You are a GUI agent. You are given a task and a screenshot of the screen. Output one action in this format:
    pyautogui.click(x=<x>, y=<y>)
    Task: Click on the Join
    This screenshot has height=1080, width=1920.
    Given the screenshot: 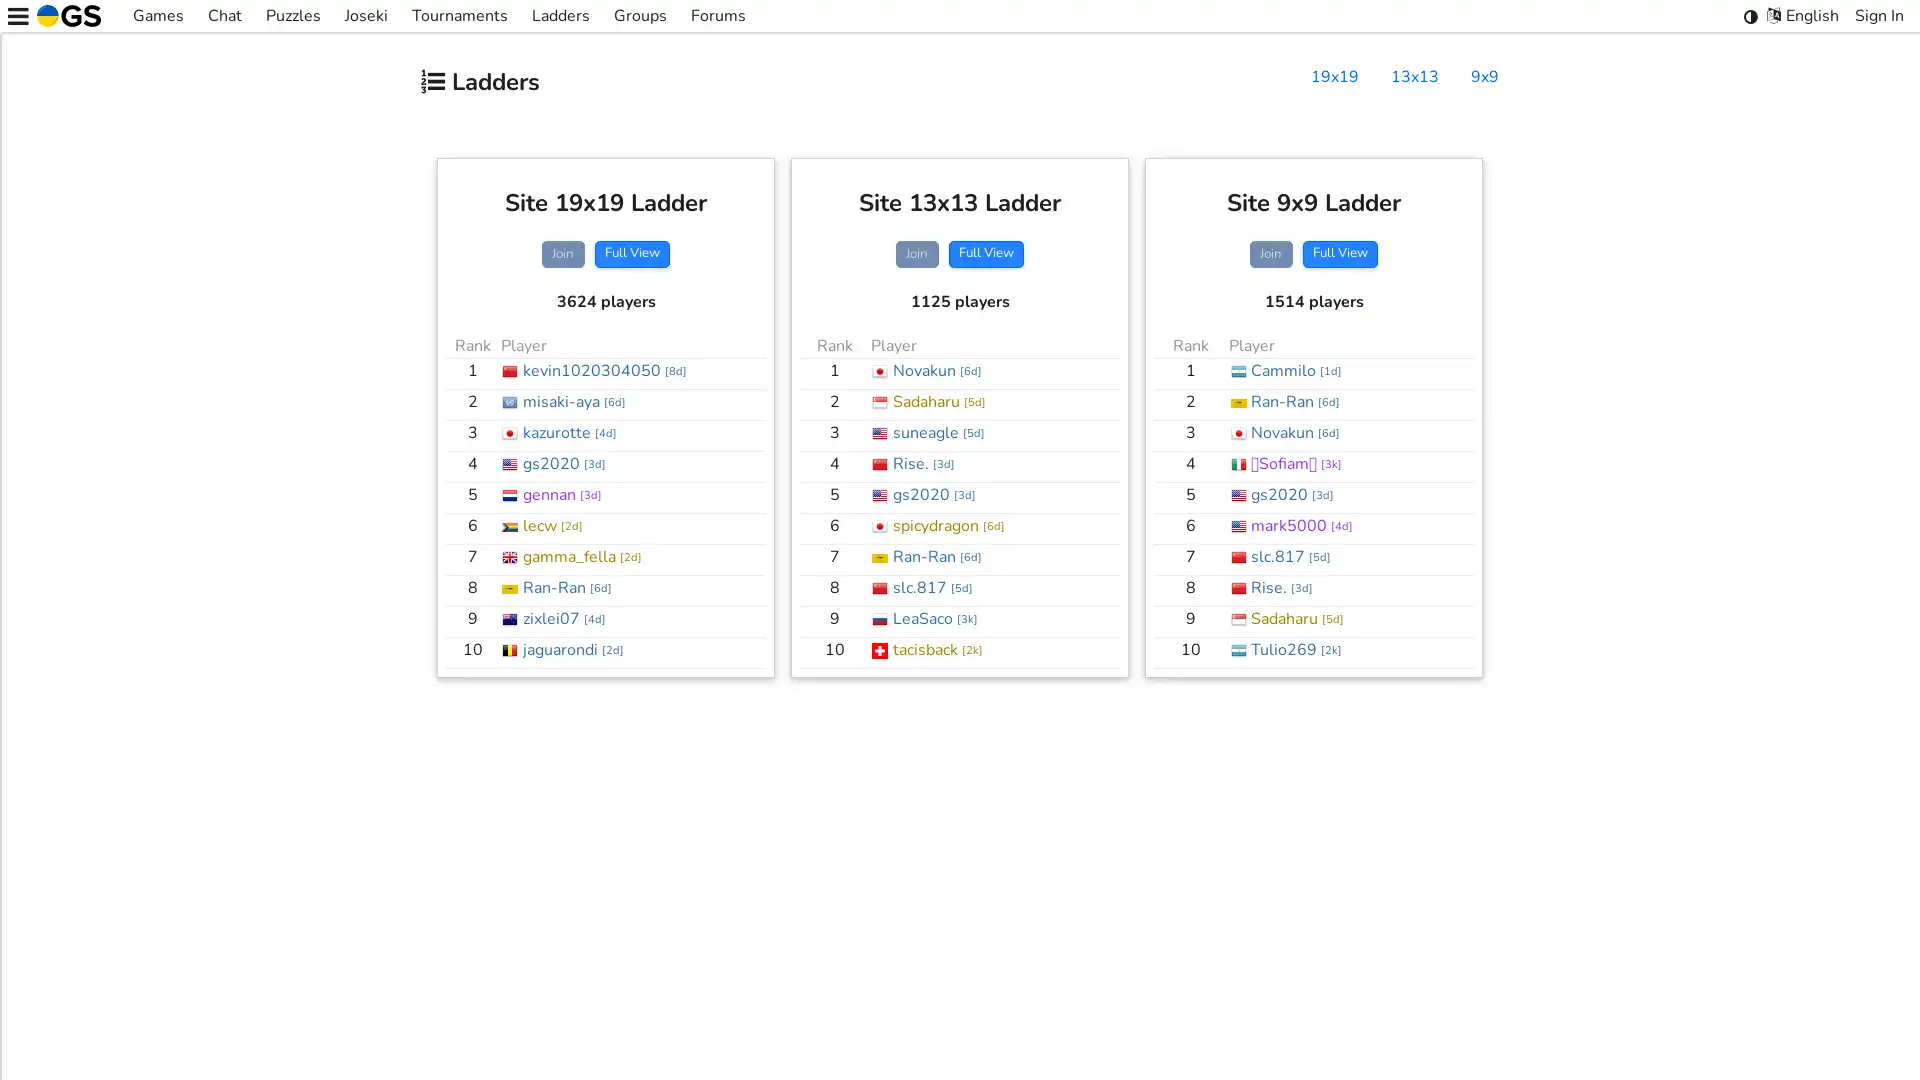 What is the action you would take?
    pyautogui.click(x=561, y=253)
    